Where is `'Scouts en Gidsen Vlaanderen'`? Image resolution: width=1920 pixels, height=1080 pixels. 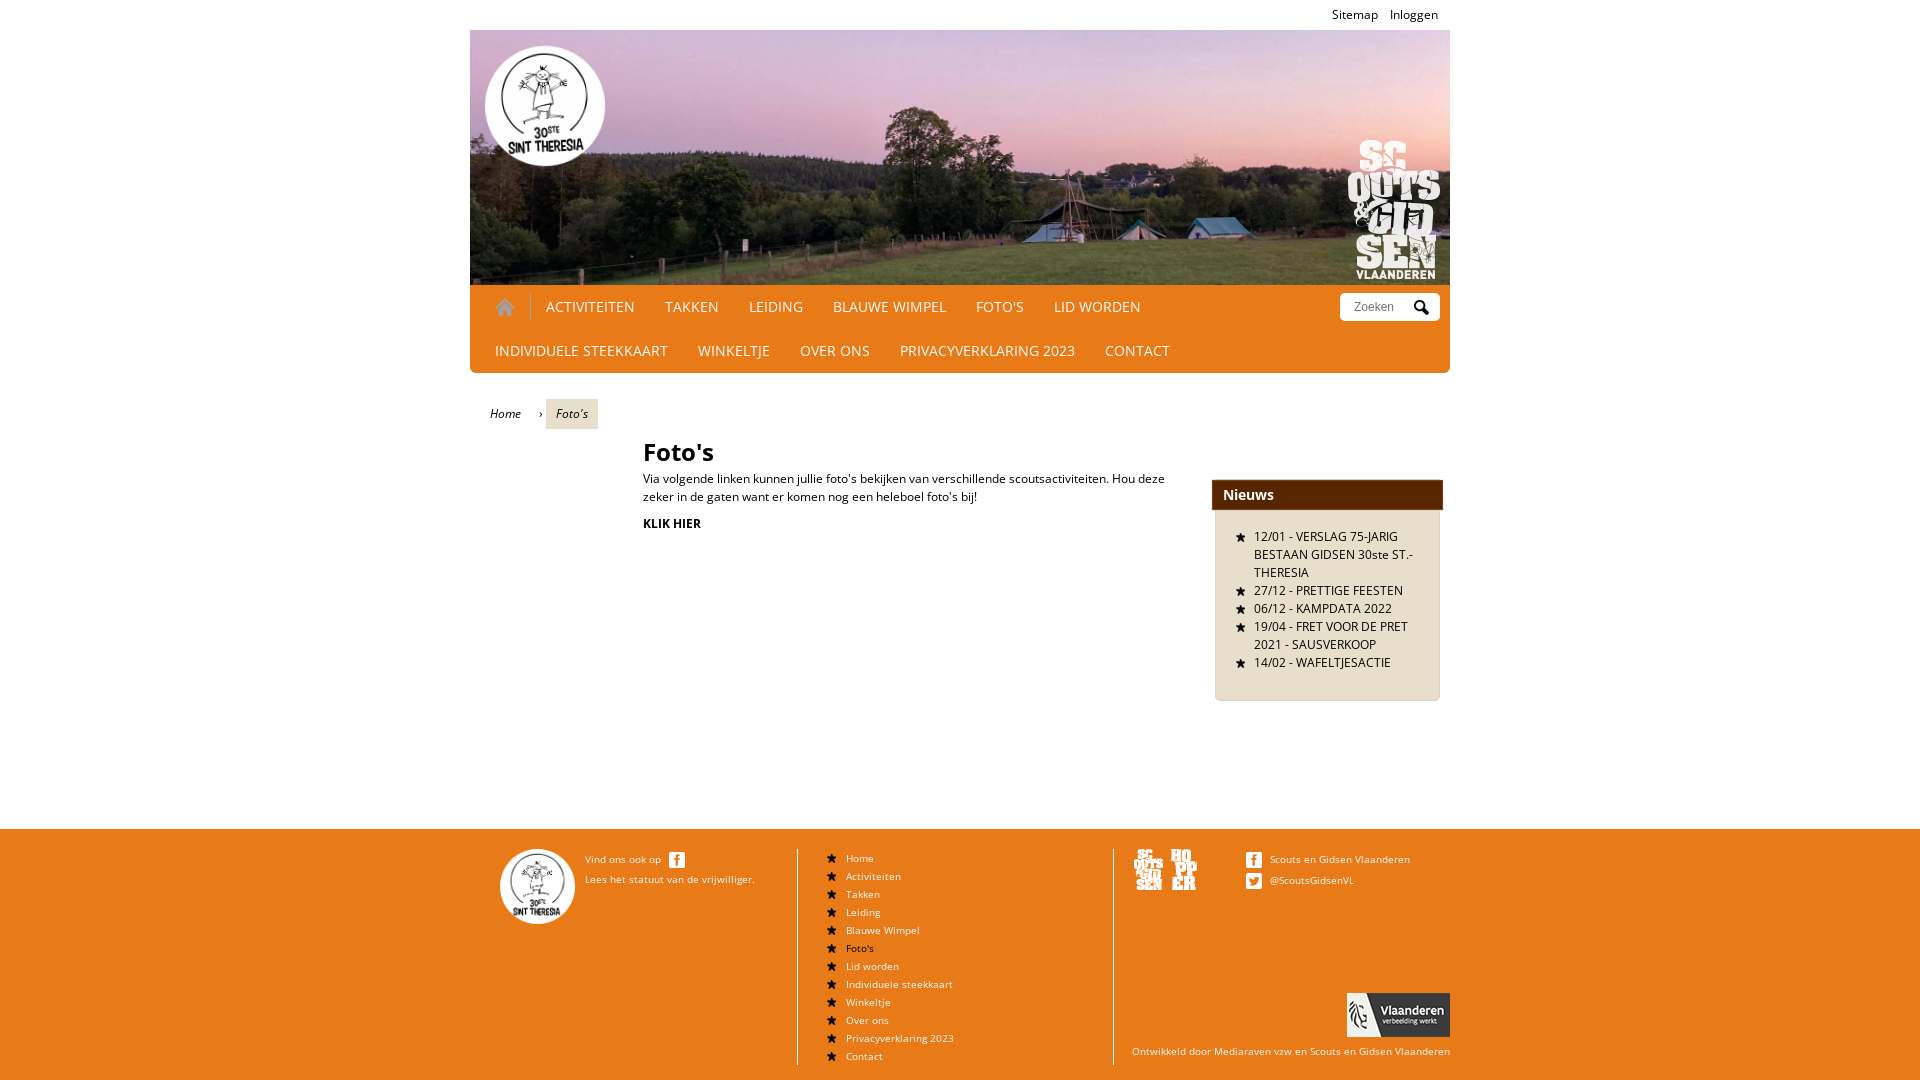
'Scouts en Gidsen Vlaanderen' is located at coordinates (1339, 858).